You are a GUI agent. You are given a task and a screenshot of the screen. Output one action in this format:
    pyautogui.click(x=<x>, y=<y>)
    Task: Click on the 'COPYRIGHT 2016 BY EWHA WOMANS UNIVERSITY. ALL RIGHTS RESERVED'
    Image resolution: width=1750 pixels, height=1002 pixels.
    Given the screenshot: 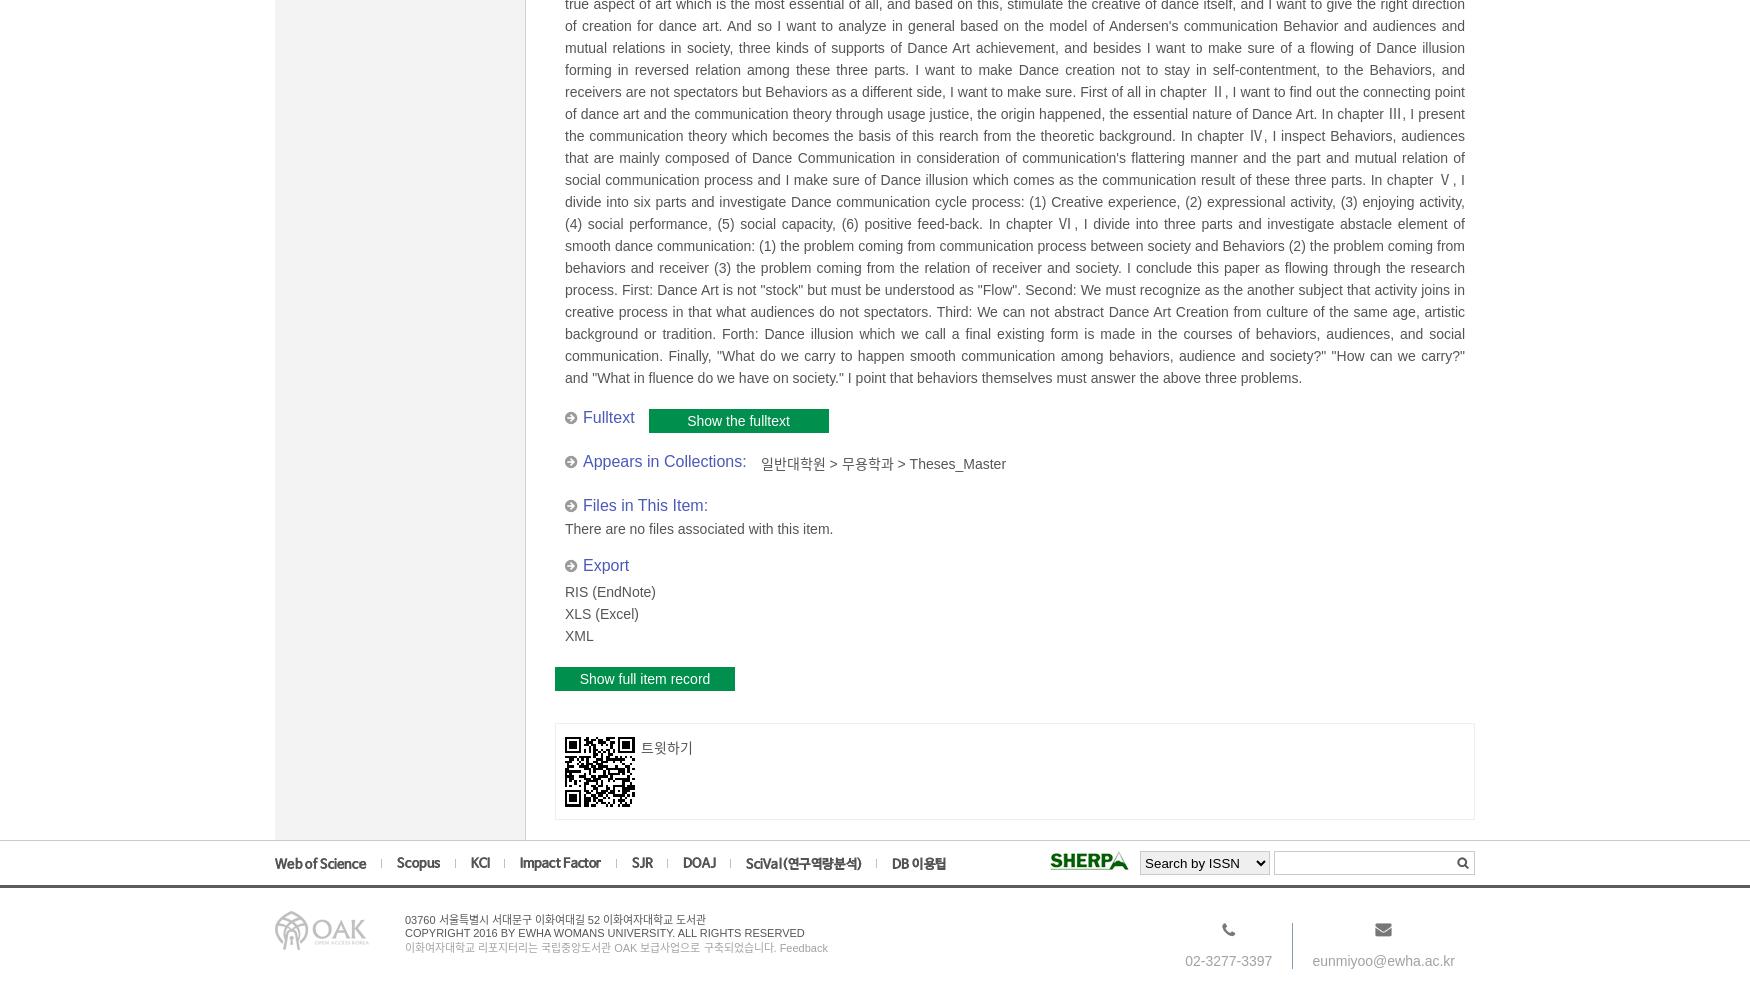 What is the action you would take?
    pyautogui.click(x=604, y=931)
    